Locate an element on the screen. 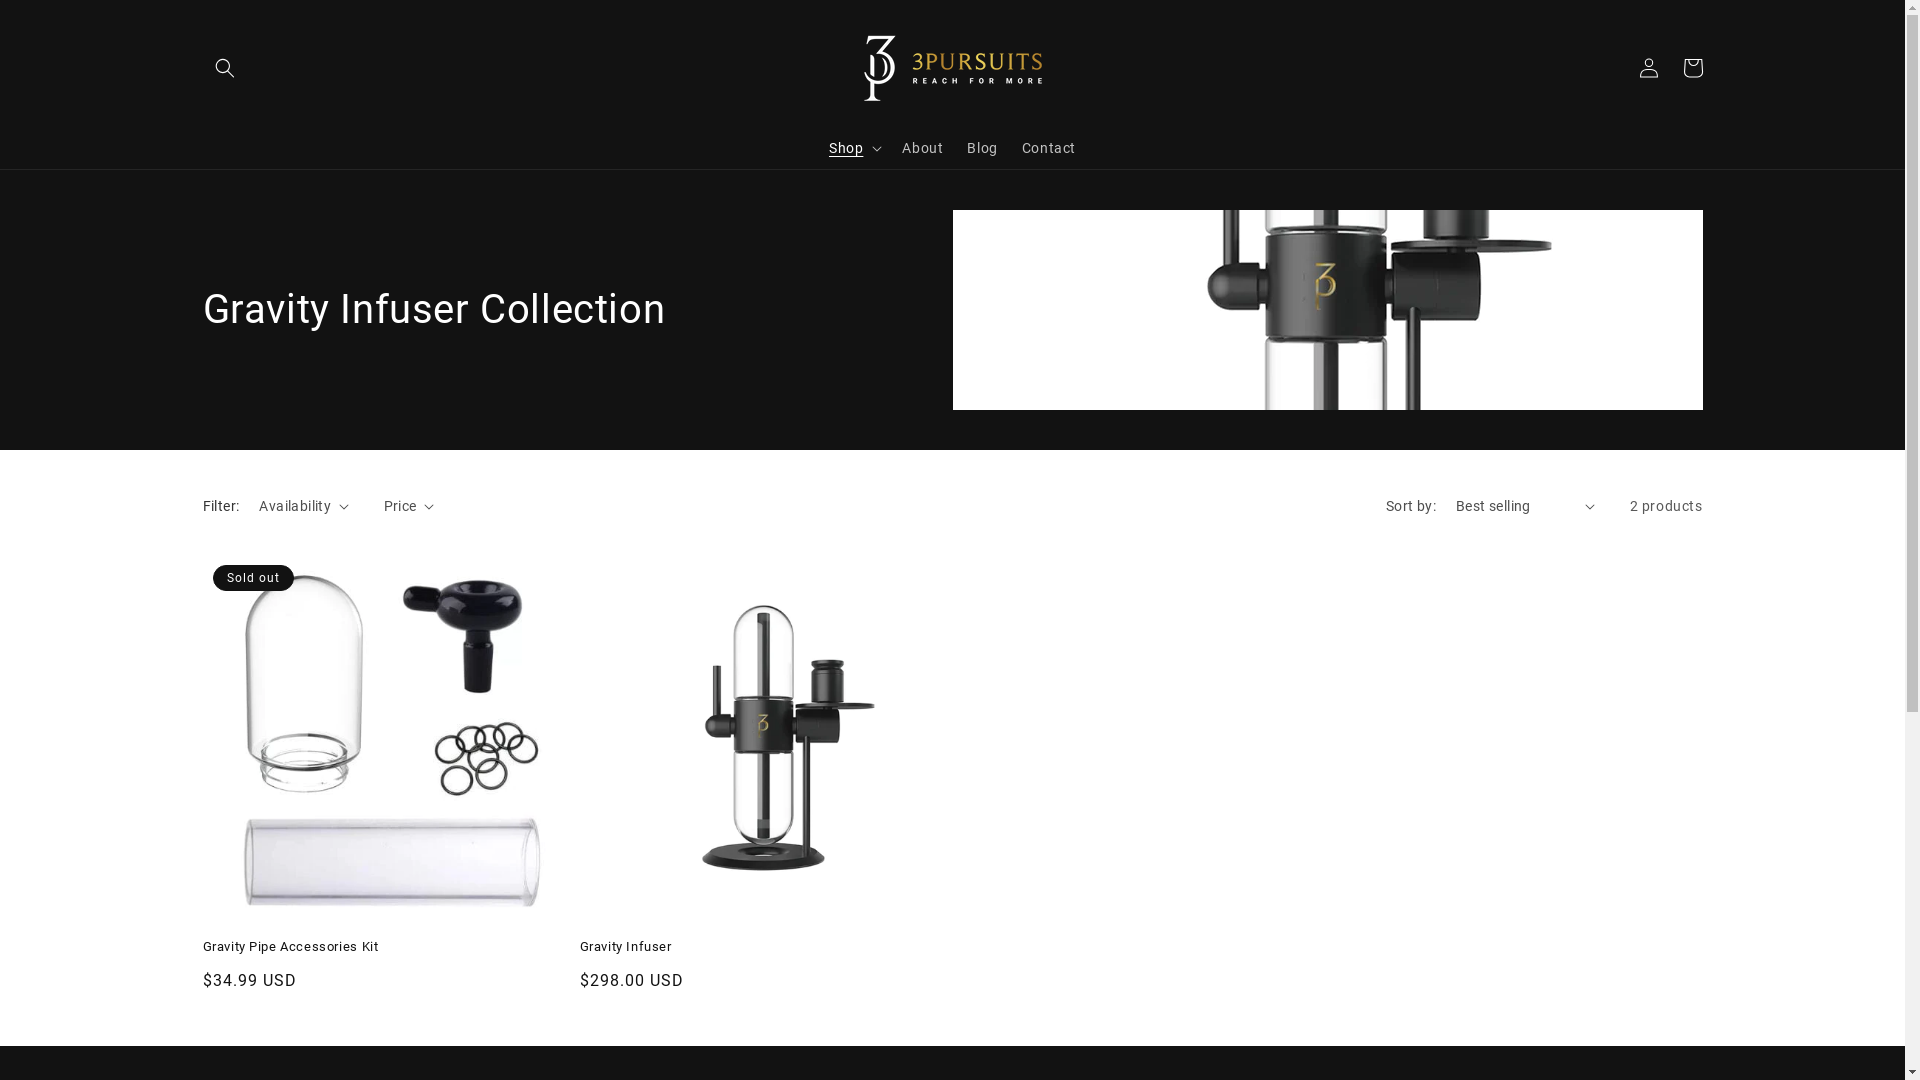 Image resolution: width=1920 pixels, height=1080 pixels. 'Contact' is located at coordinates (1048, 145).